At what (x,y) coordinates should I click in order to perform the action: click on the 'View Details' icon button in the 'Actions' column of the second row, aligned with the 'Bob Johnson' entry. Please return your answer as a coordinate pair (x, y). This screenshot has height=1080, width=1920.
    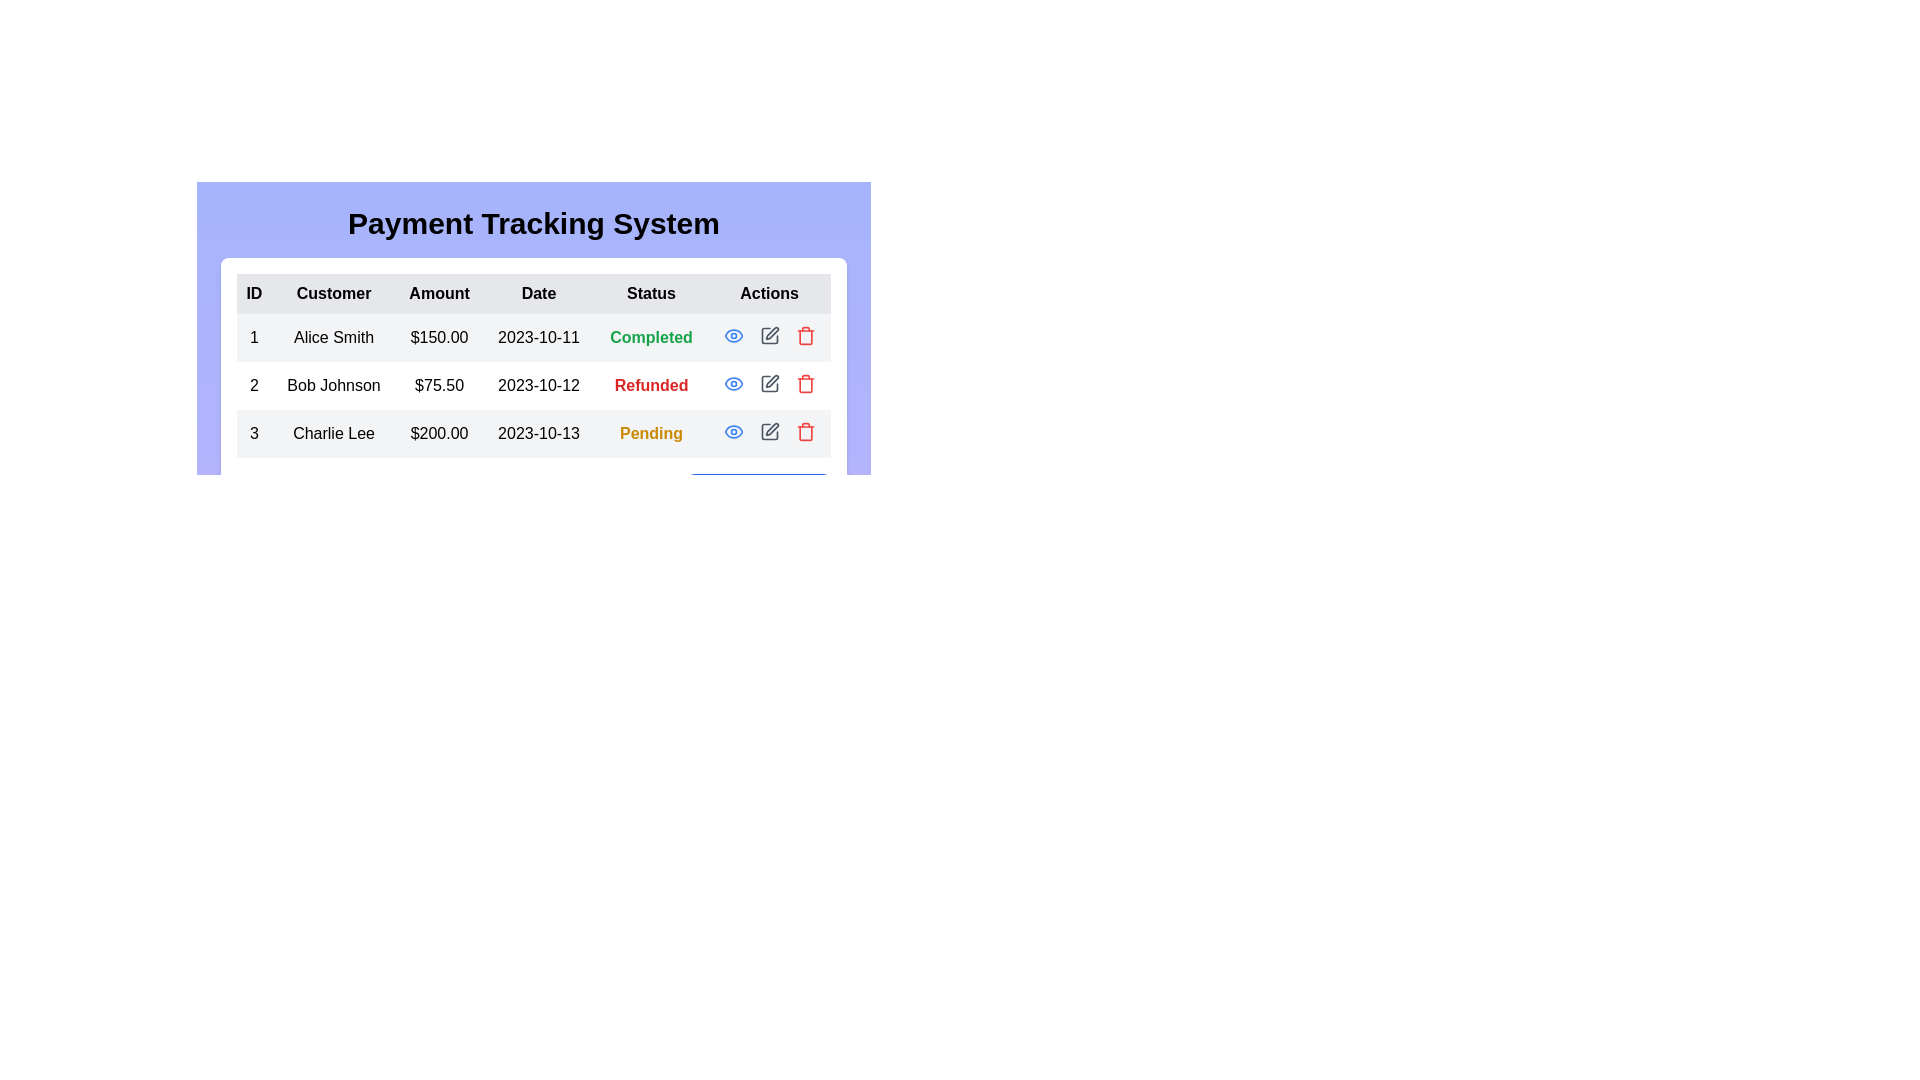
    Looking at the image, I should click on (732, 384).